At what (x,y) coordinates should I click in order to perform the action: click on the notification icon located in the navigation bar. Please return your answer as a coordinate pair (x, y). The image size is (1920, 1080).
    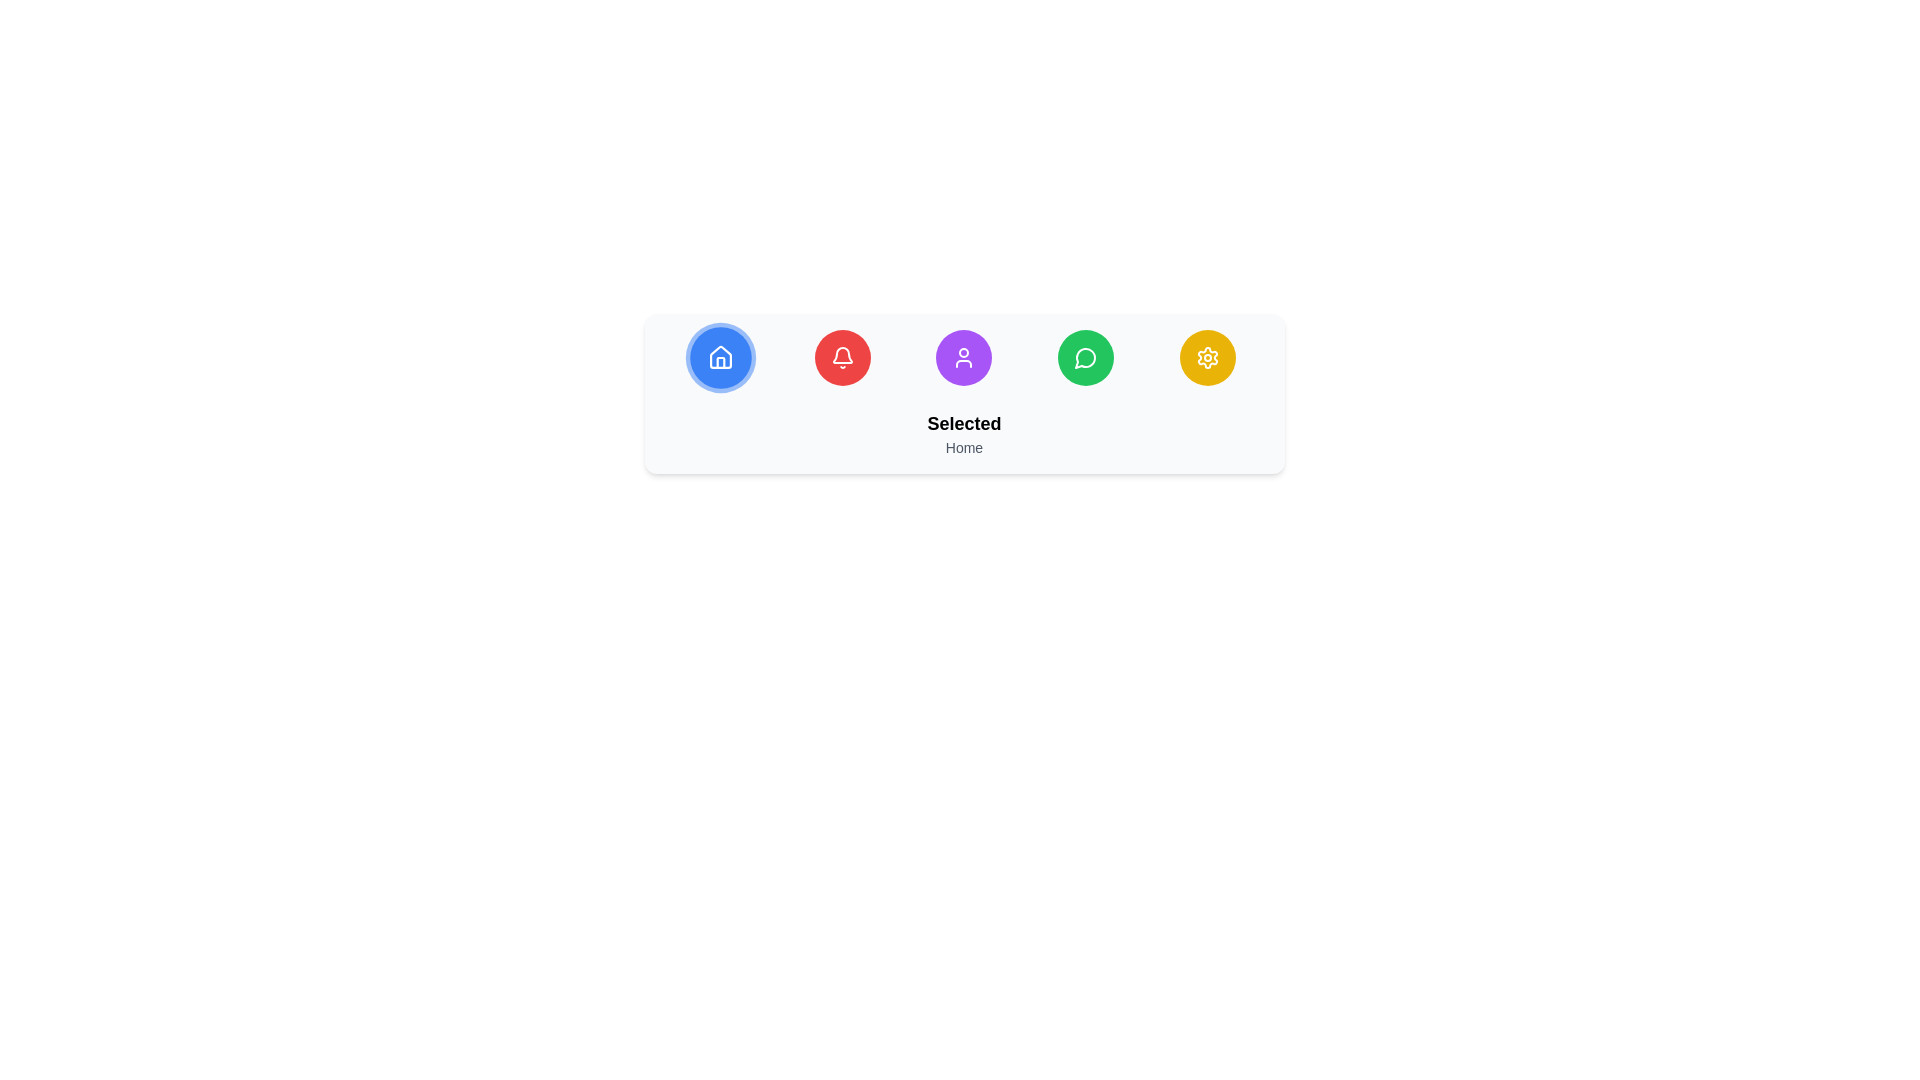
    Looking at the image, I should click on (842, 357).